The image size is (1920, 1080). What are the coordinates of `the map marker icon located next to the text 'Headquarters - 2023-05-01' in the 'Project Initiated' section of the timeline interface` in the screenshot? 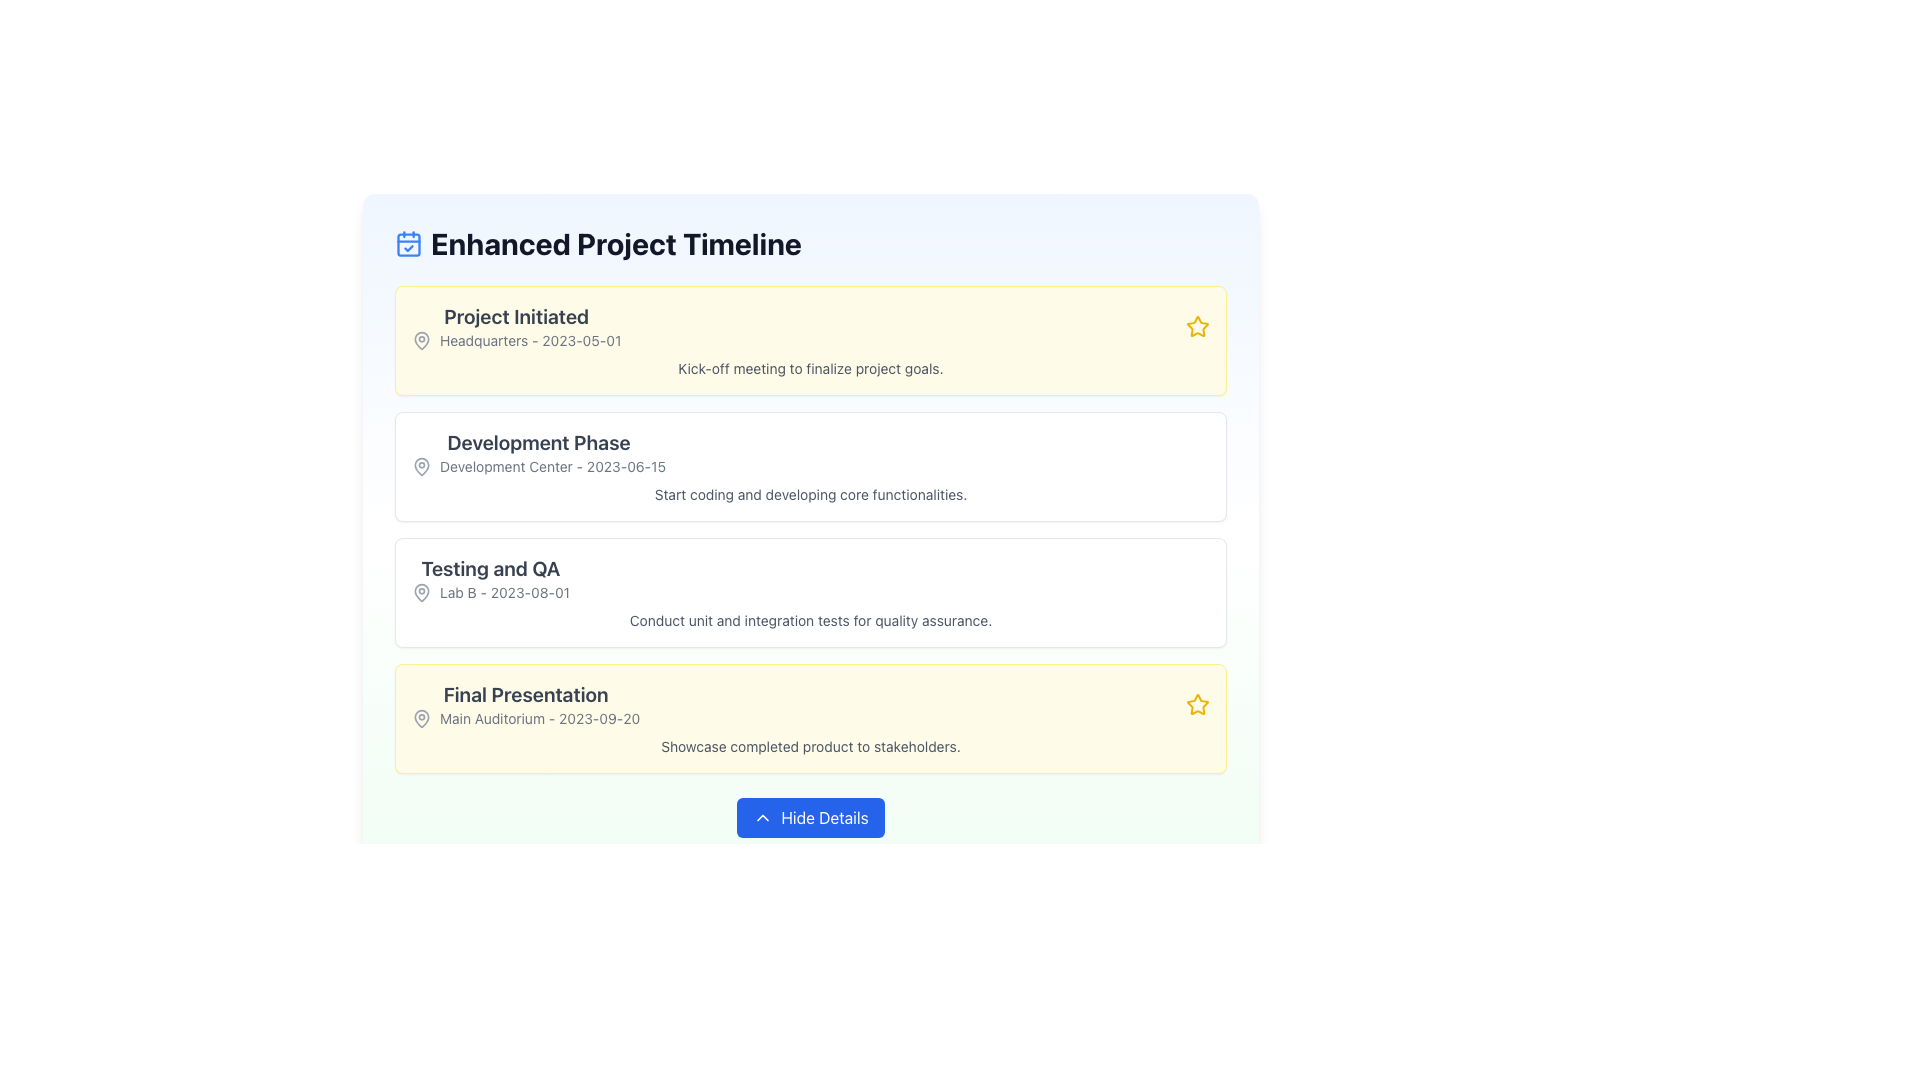 It's located at (421, 339).